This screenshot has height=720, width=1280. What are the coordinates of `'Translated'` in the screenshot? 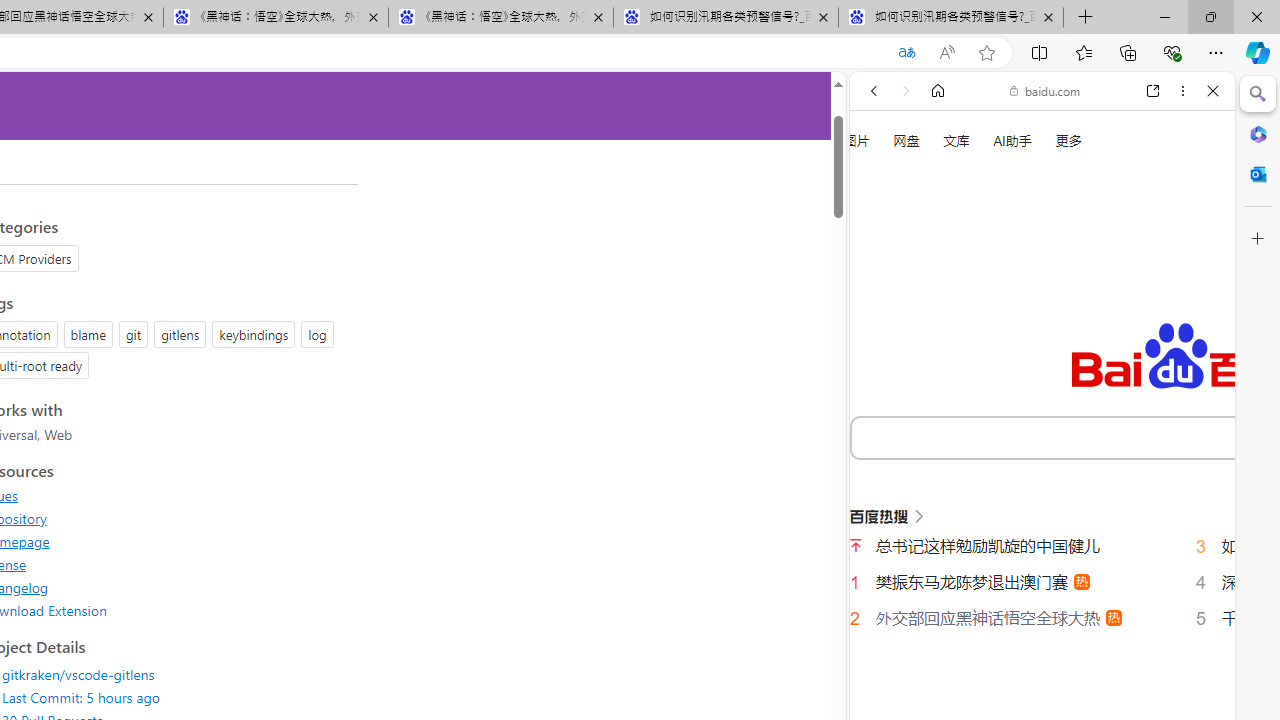 It's located at (905, 52).